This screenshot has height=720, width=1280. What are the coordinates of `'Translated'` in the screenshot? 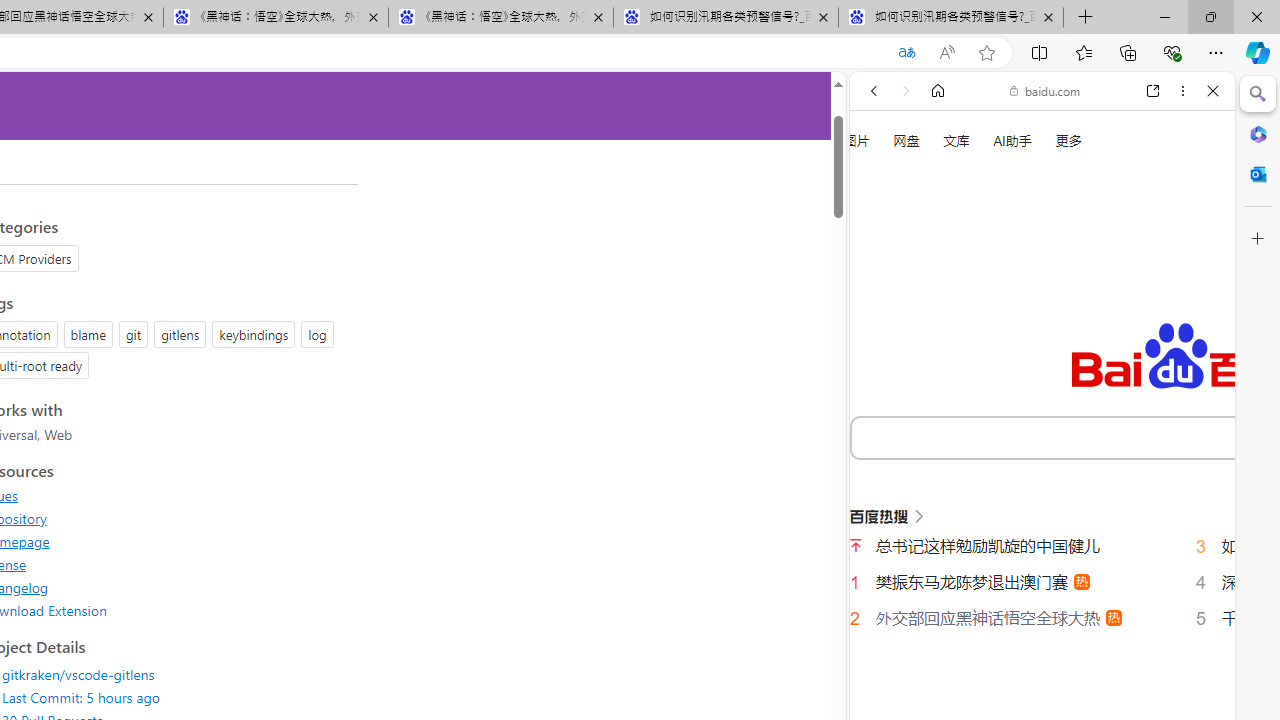 It's located at (905, 52).